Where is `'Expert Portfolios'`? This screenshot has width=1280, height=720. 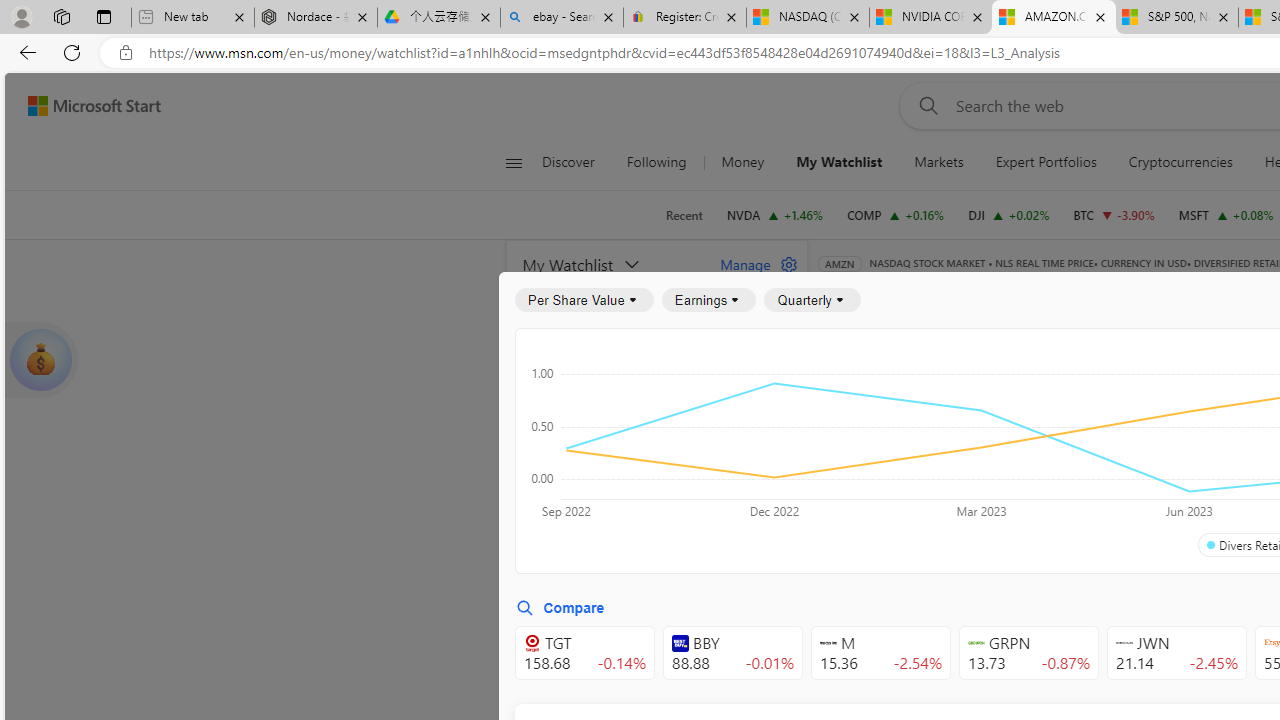 'Expert Portfolios' is located at coordinates (1045, 162).